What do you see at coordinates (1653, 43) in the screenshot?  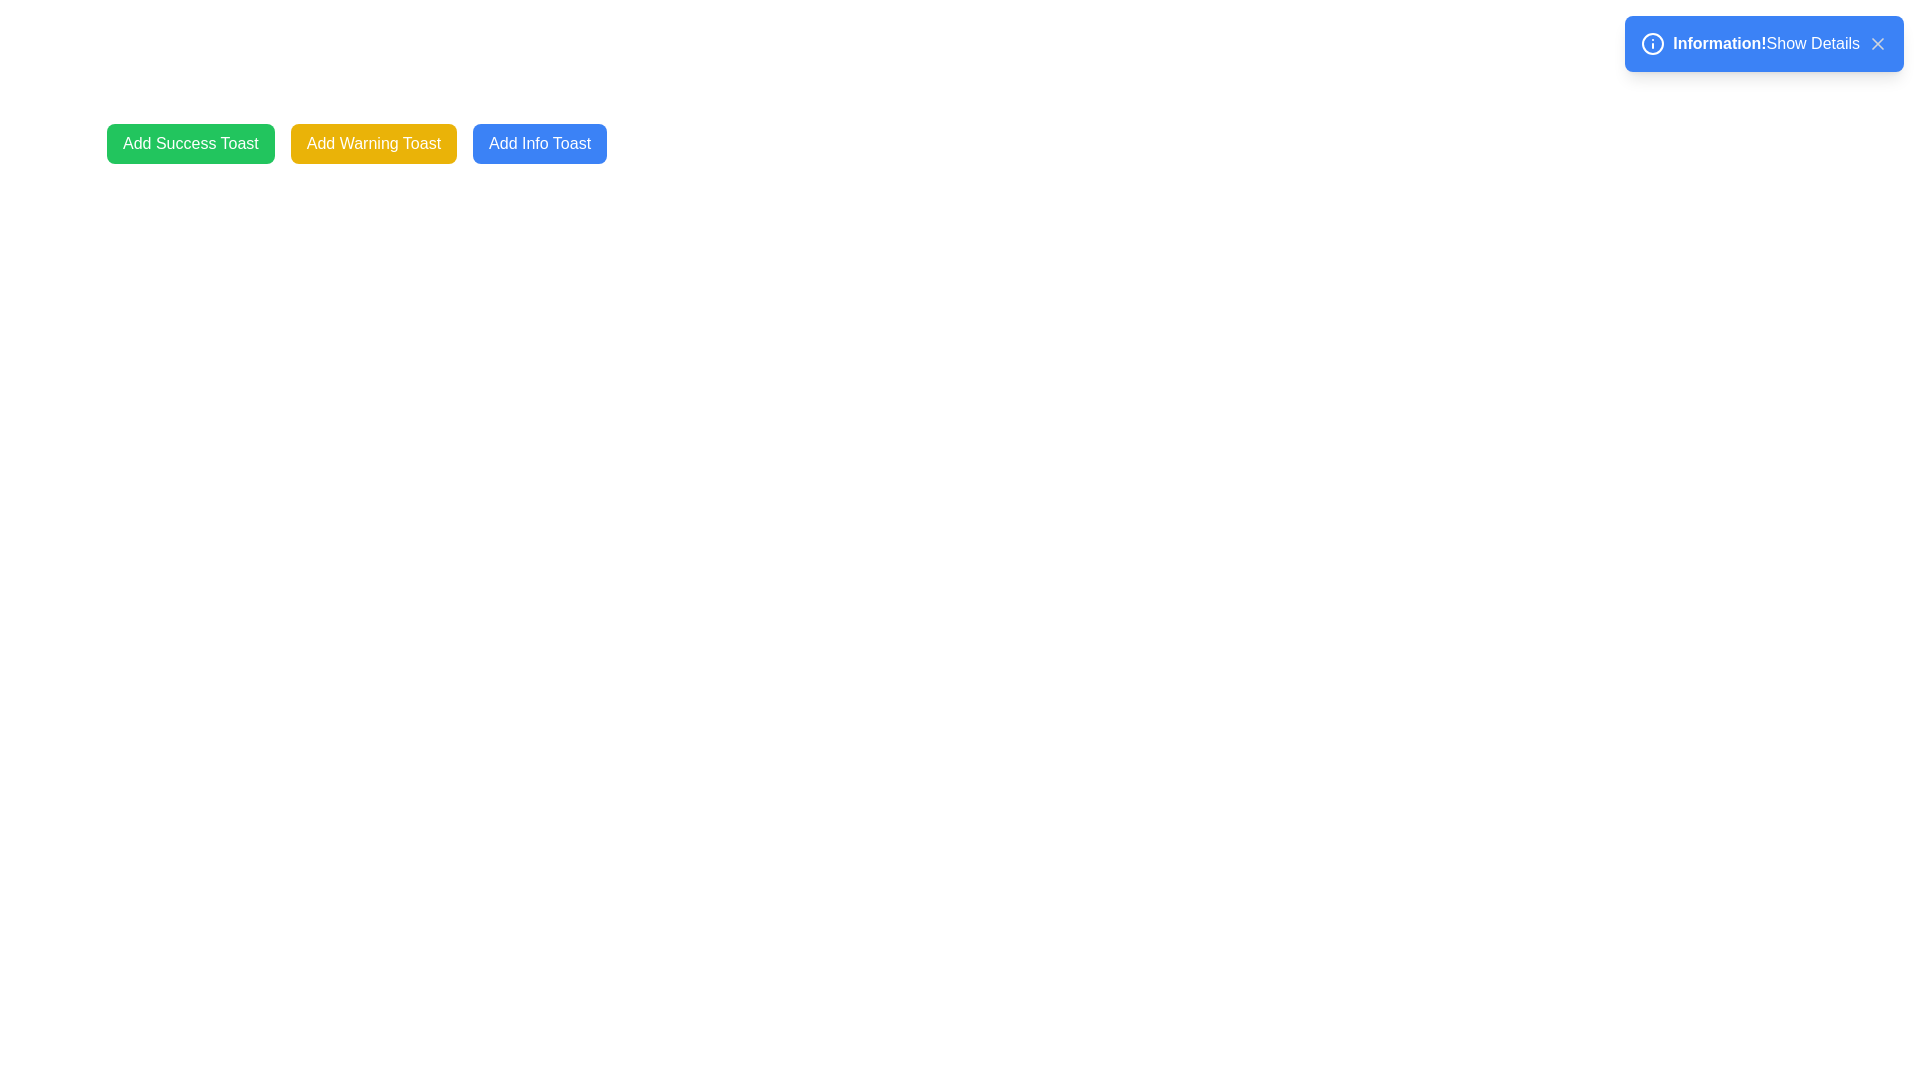 I see `the circular blue outlined icon with an information symbol located to the left of the text 'Information!' in the blue notification popup` at bounding box center [1653, 43].